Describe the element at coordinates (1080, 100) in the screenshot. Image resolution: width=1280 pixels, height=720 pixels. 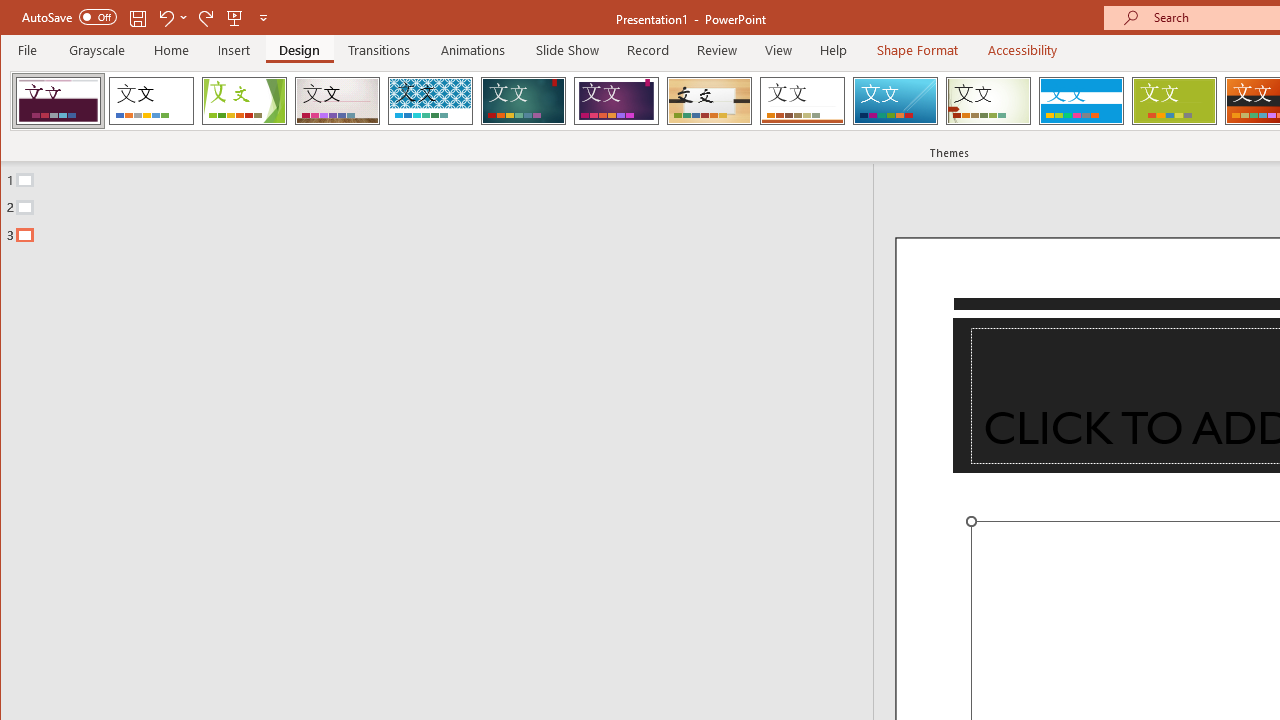
I see `'Banded'` at that location.